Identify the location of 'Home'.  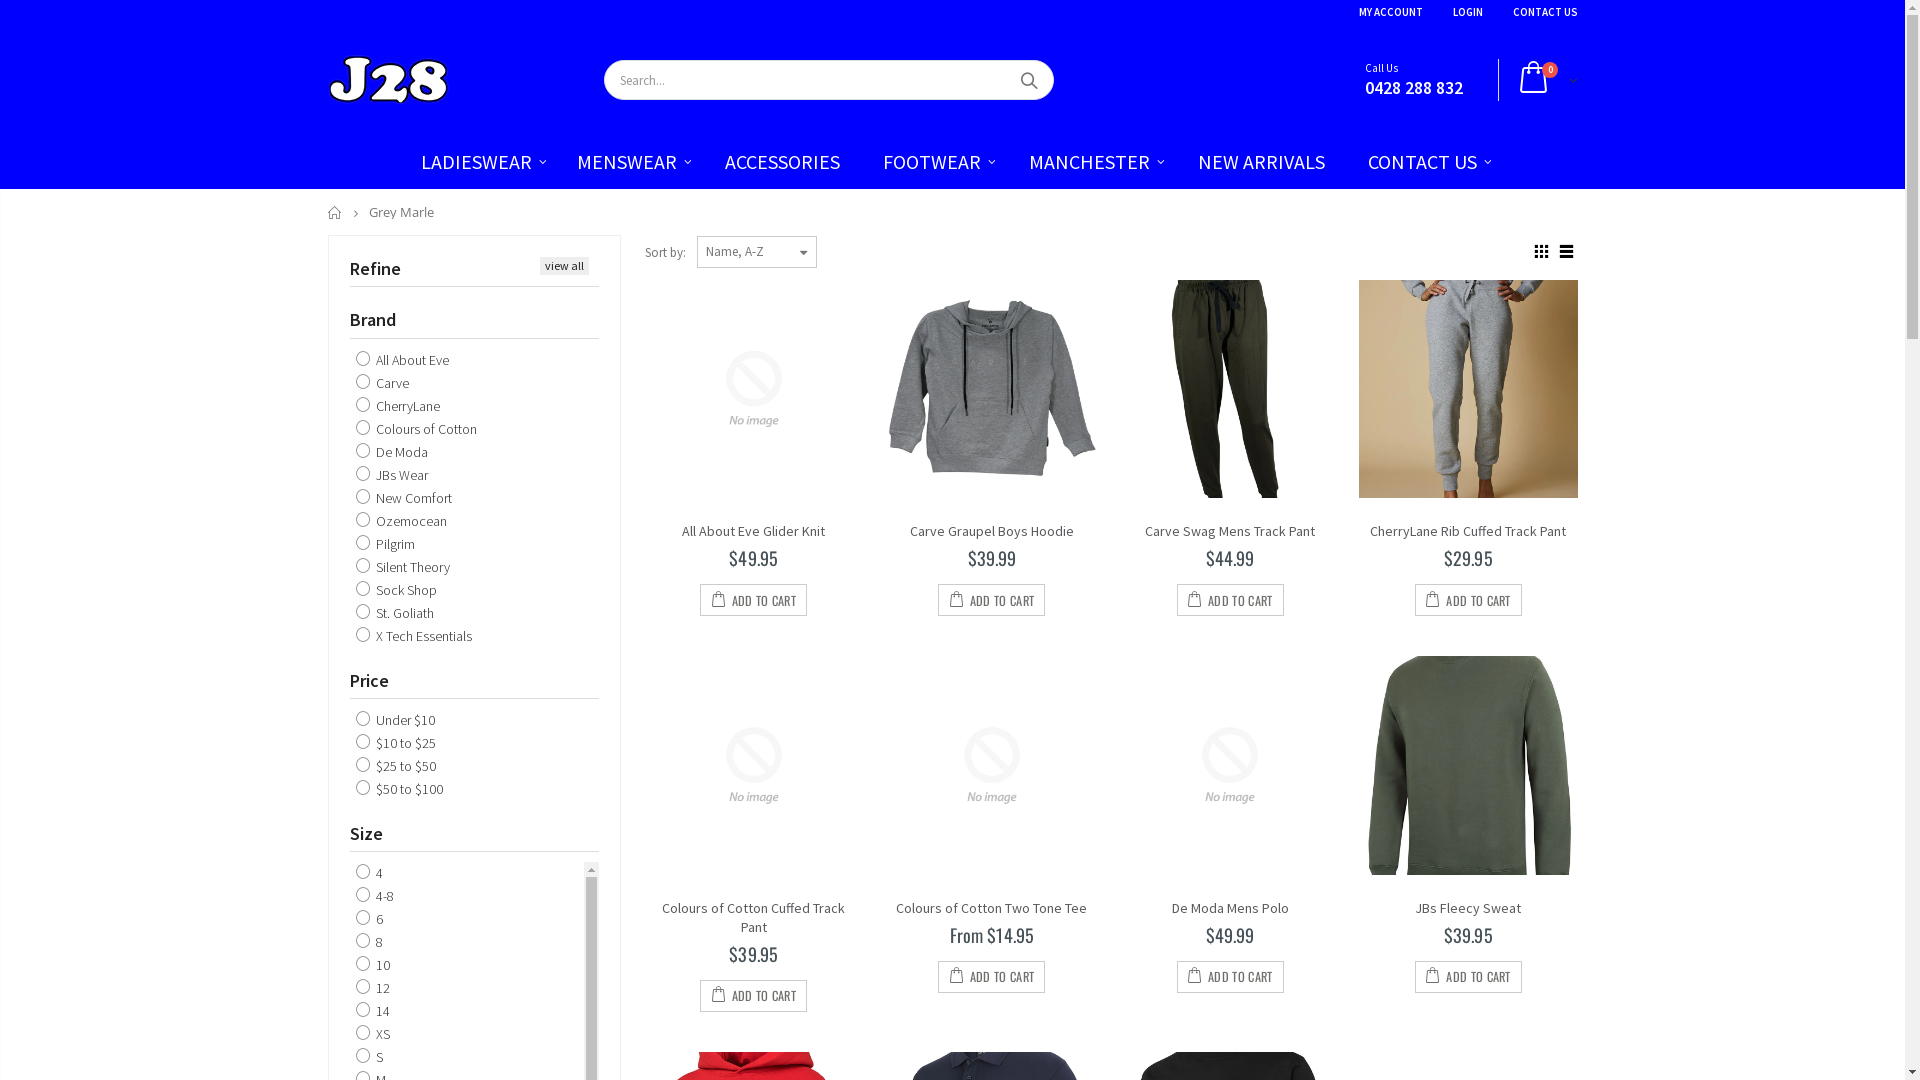
(335, 212).